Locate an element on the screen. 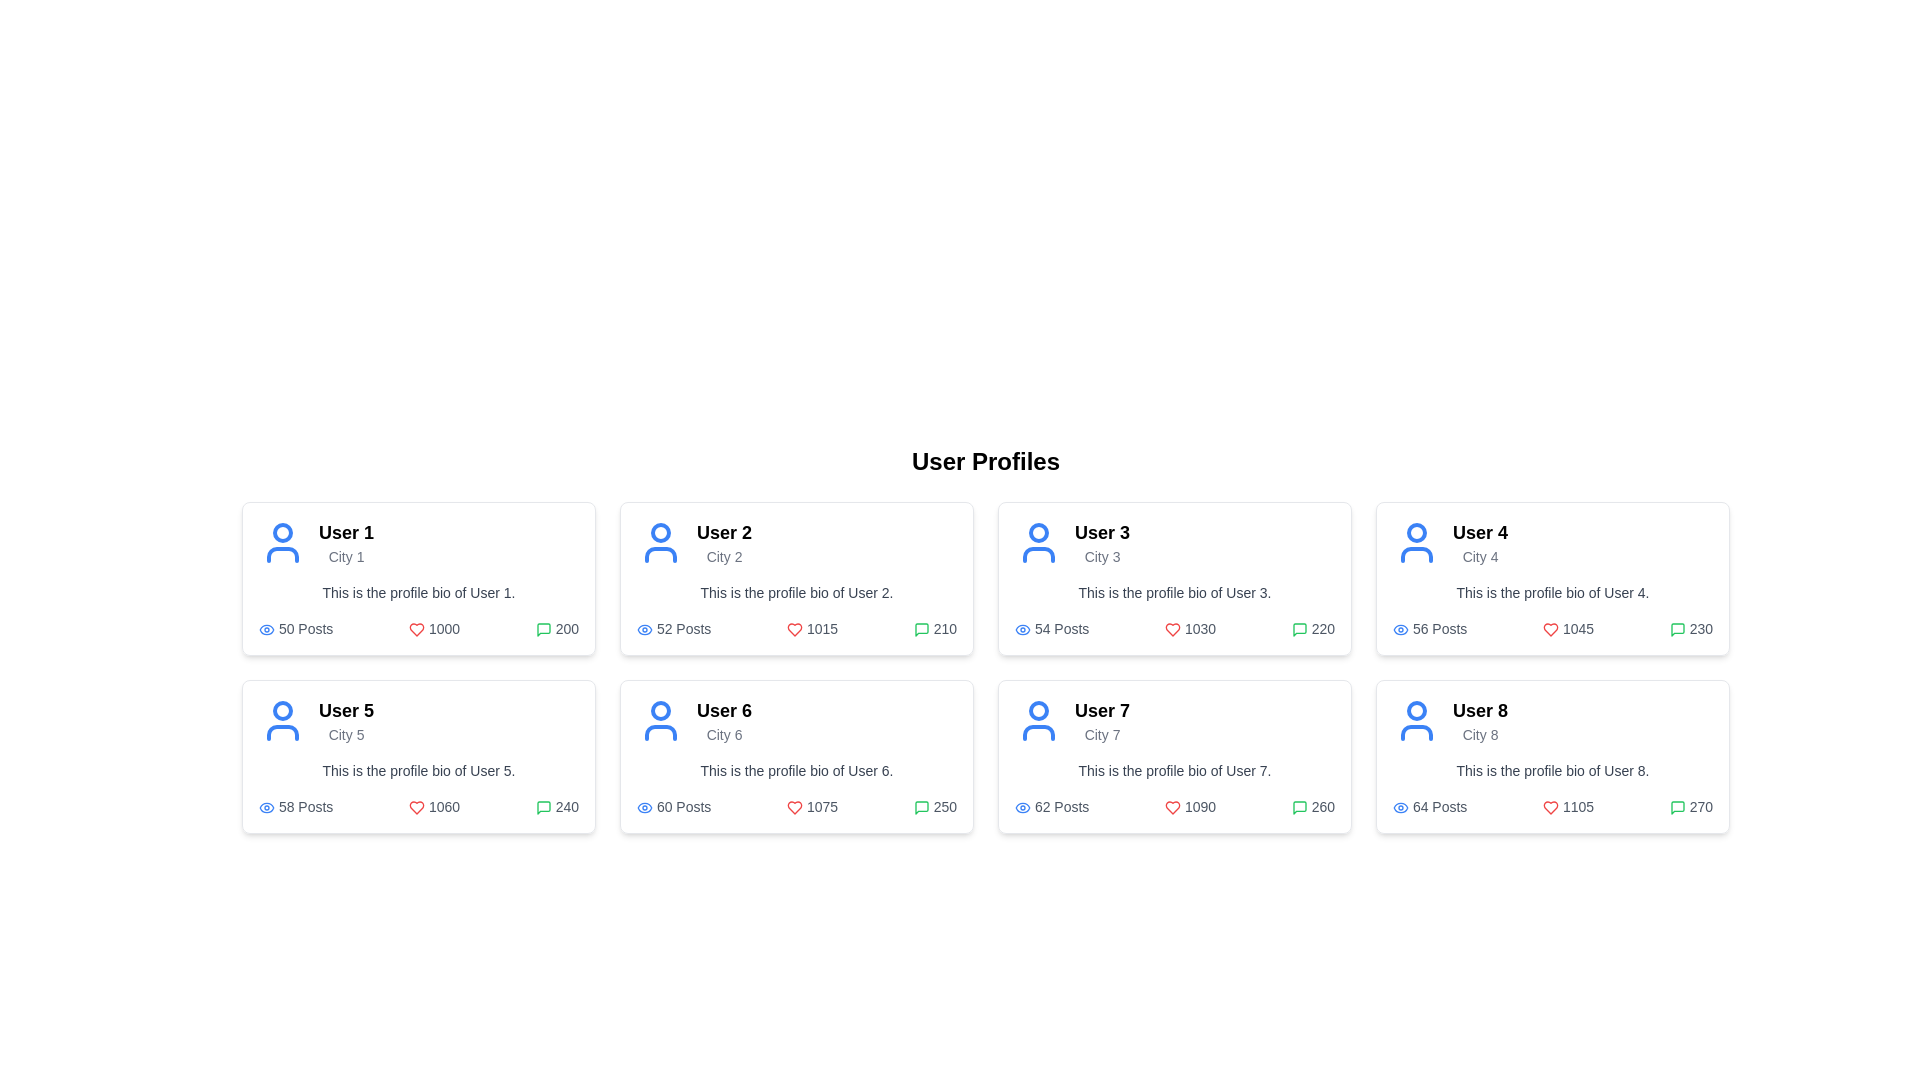 The width and height of the screenshot is (1920, 1080). the comment interaction icon located in the profile card of 'User 2', positioned in the second column of the first row, to the right of the numerical comment count is located at coordinates (920, 630).